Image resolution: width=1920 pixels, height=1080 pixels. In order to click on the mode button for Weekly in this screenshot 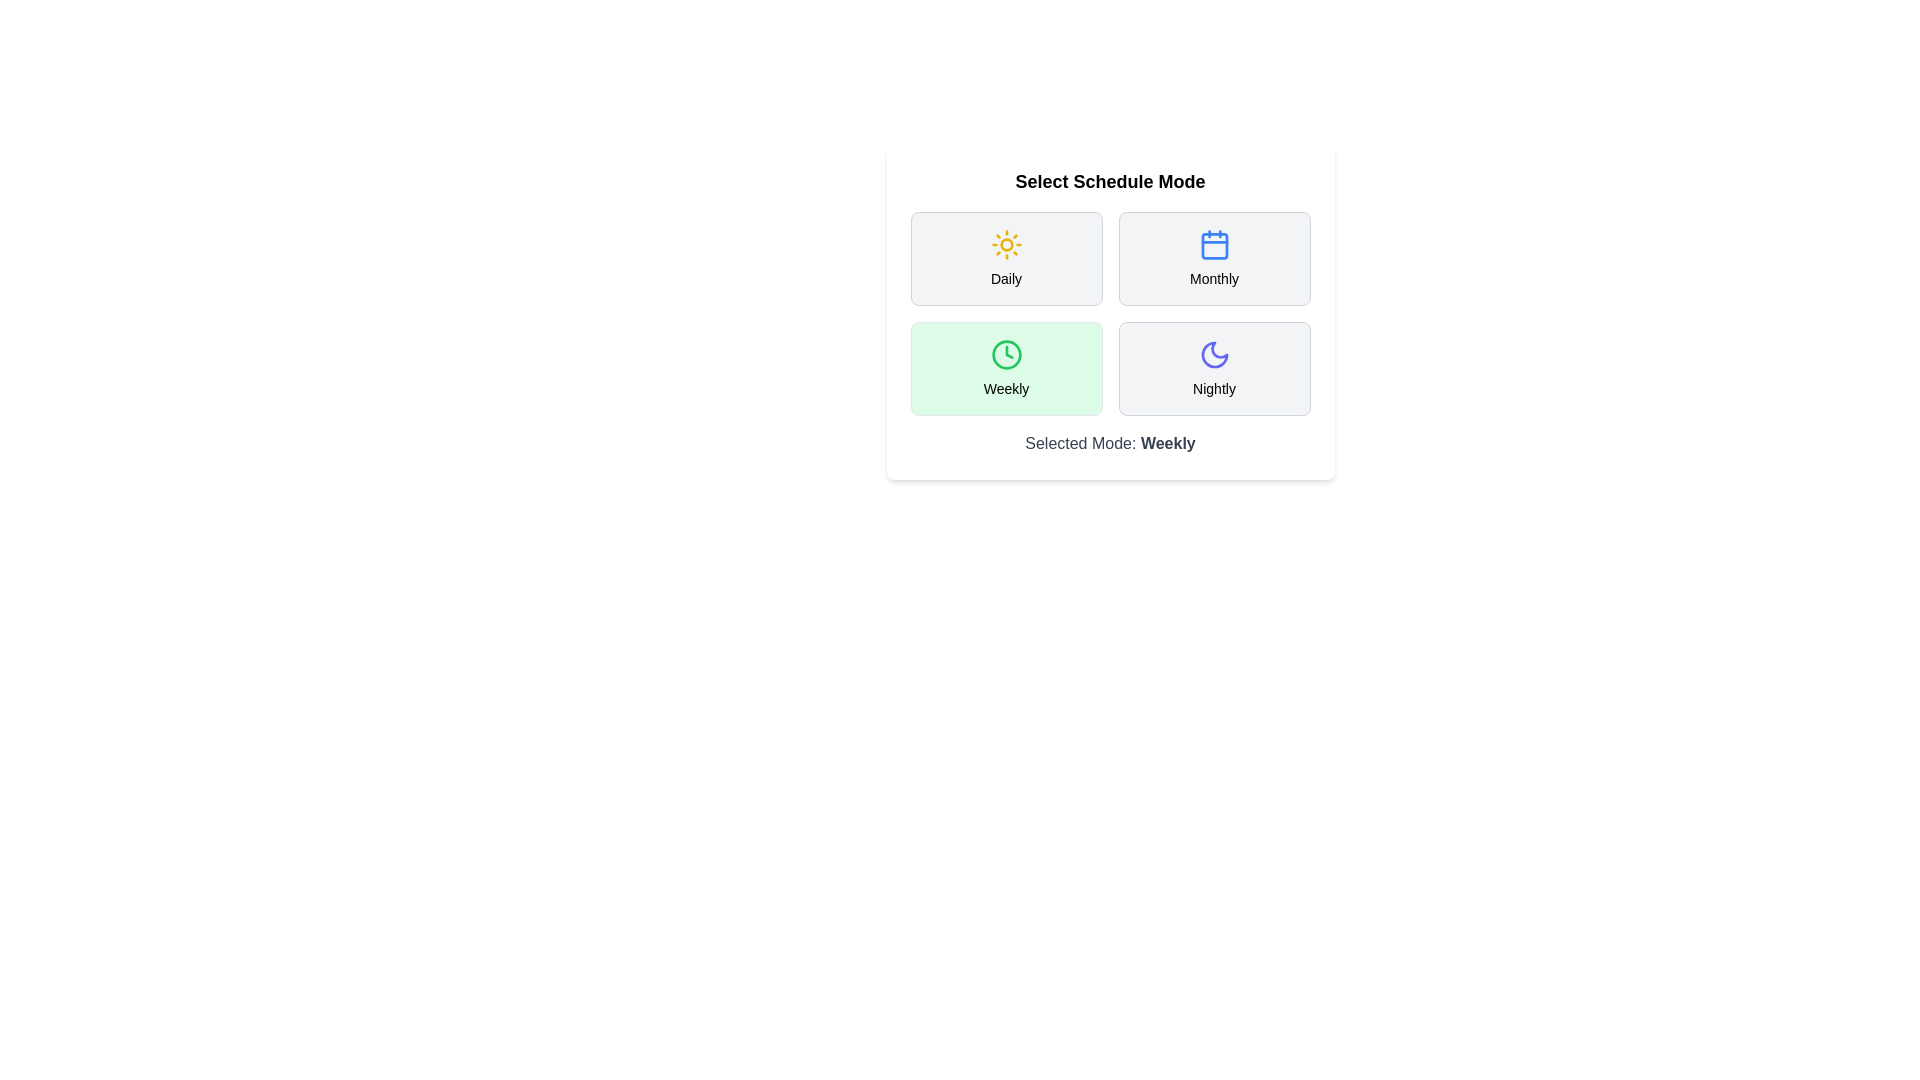, I will do `click(1006, 369)`.